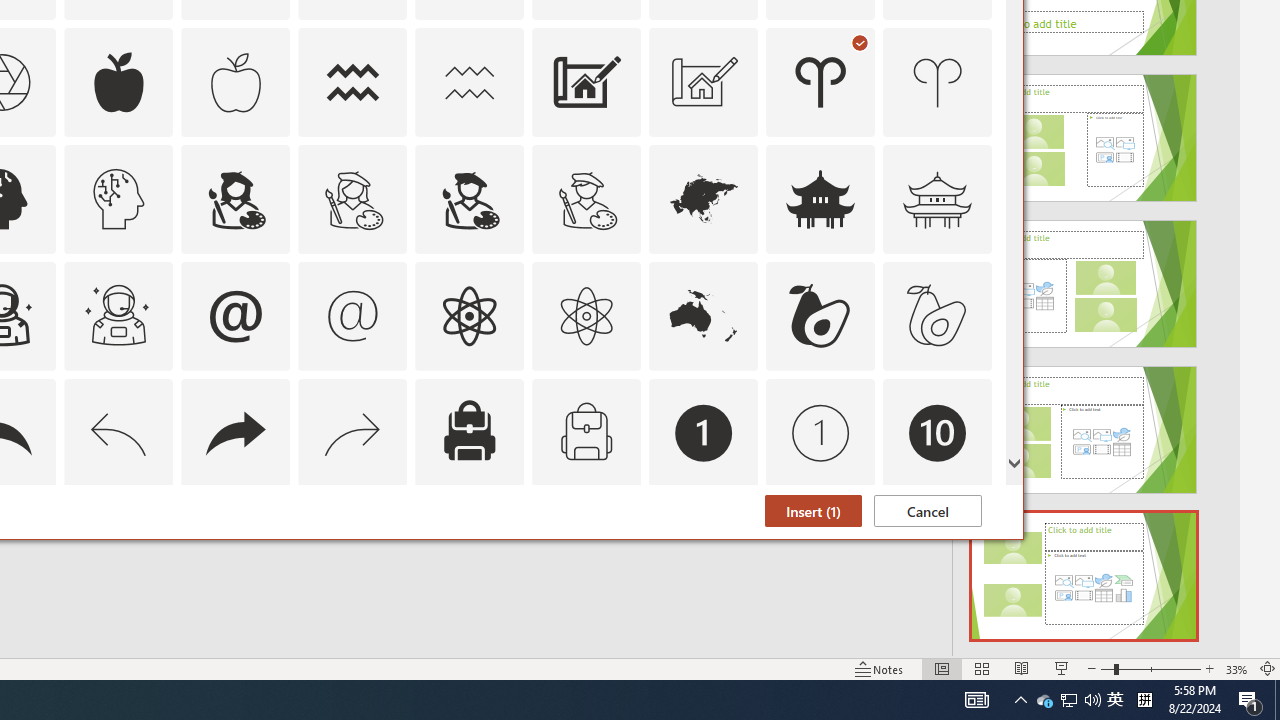  Describe the element at coordinates (585, 198) in the screenshot. I see `'AutomationID: Icons_ArtistMale_M'` at that location.